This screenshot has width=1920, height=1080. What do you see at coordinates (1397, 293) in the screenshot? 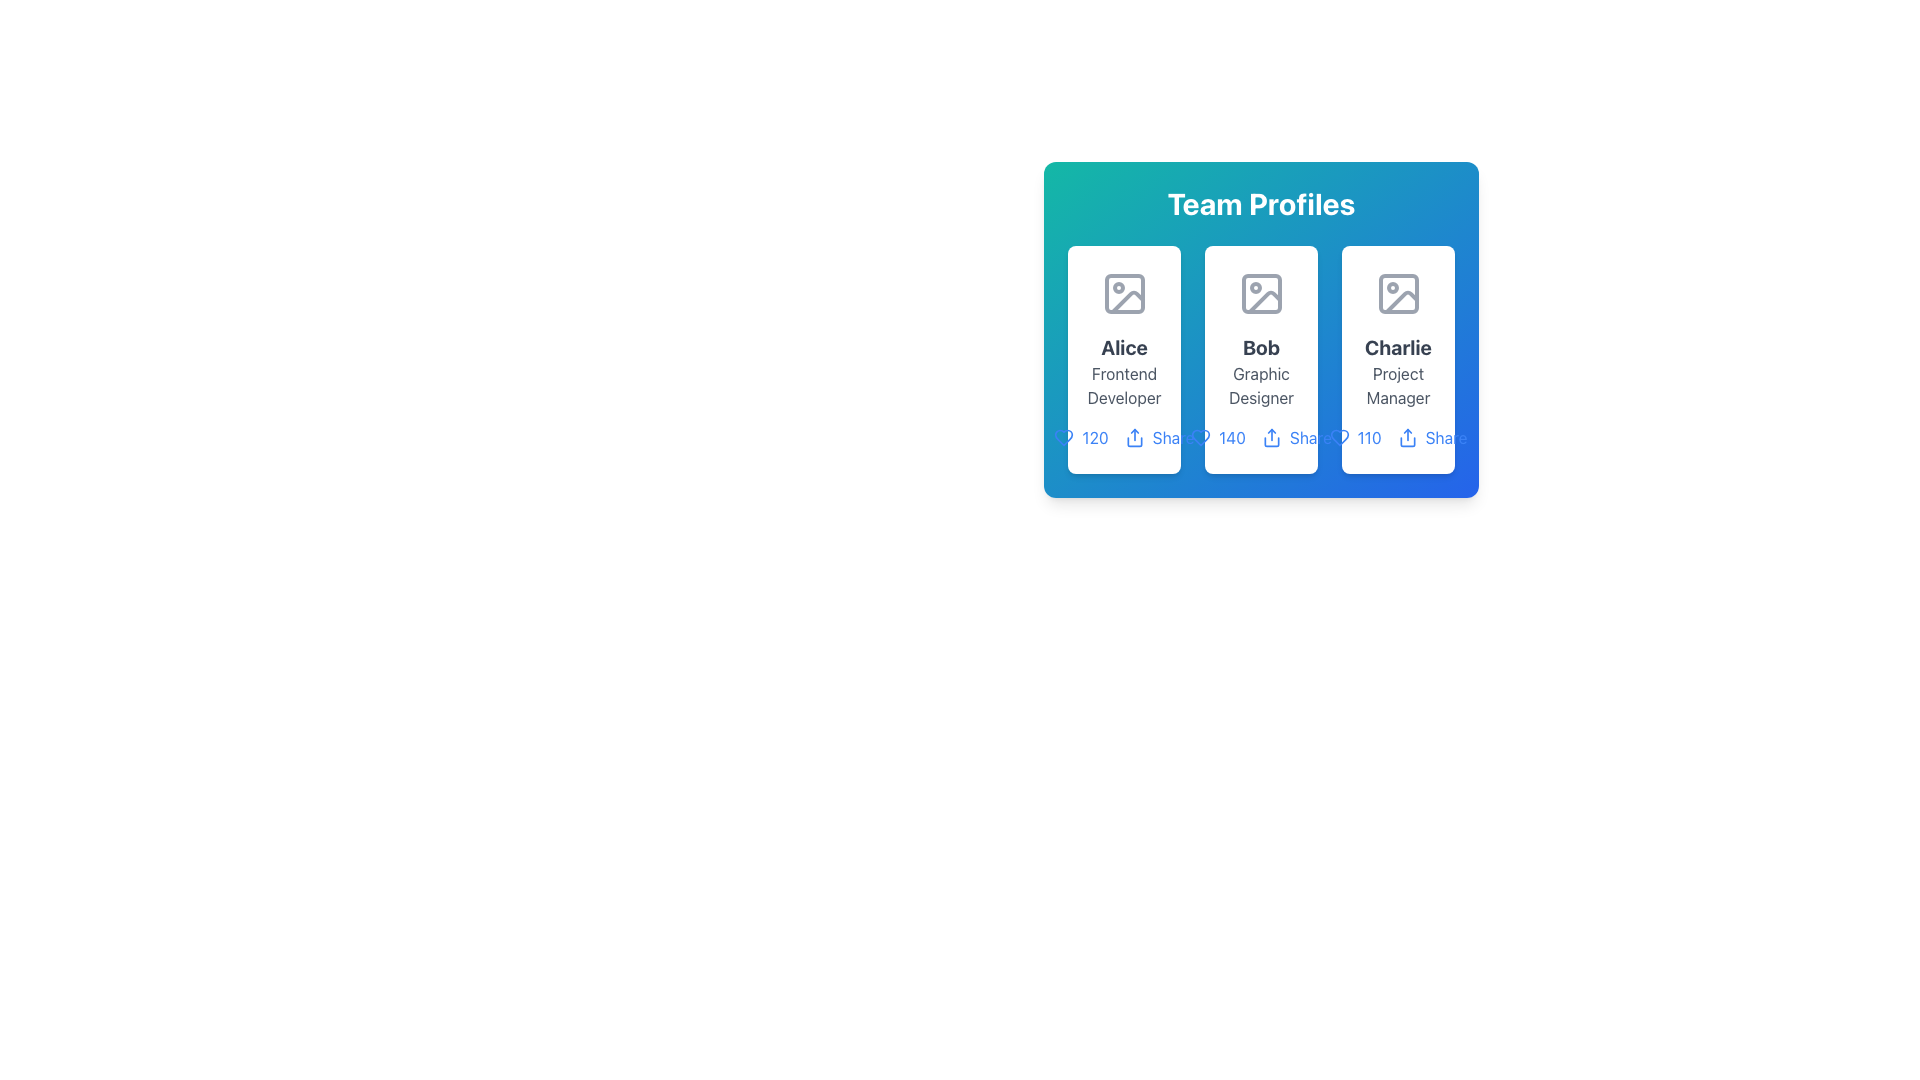
I see `the image placeholder icon located at the top-center of the card labeled 'Charlie', positioned above the text 'Project Manager' and below the card heading 'Charlie'` at bounding box center [1397, 293].